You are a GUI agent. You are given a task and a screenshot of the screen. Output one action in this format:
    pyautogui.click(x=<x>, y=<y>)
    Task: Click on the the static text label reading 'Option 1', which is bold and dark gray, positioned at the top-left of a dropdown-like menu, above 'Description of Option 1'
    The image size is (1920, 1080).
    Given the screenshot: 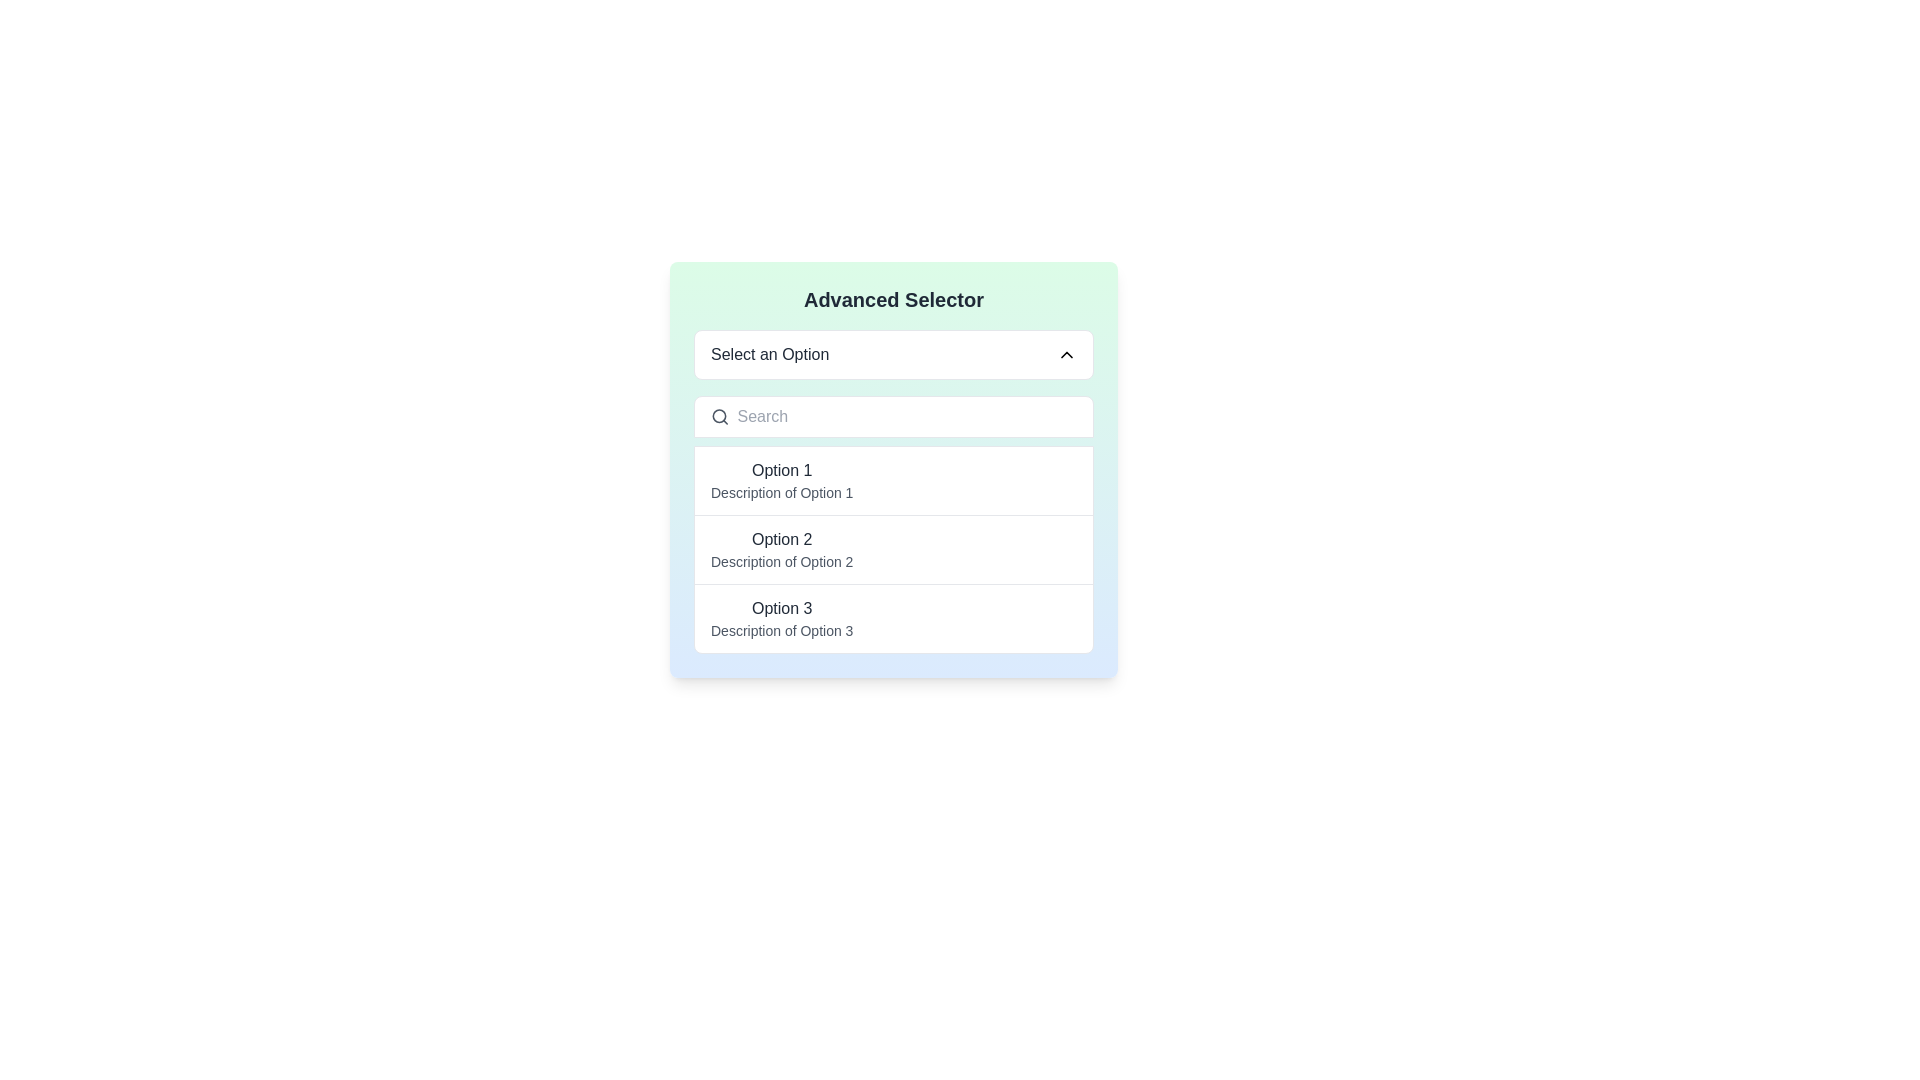 What is the action you would take?
    pyautogui.click(x=781, y=470)
    